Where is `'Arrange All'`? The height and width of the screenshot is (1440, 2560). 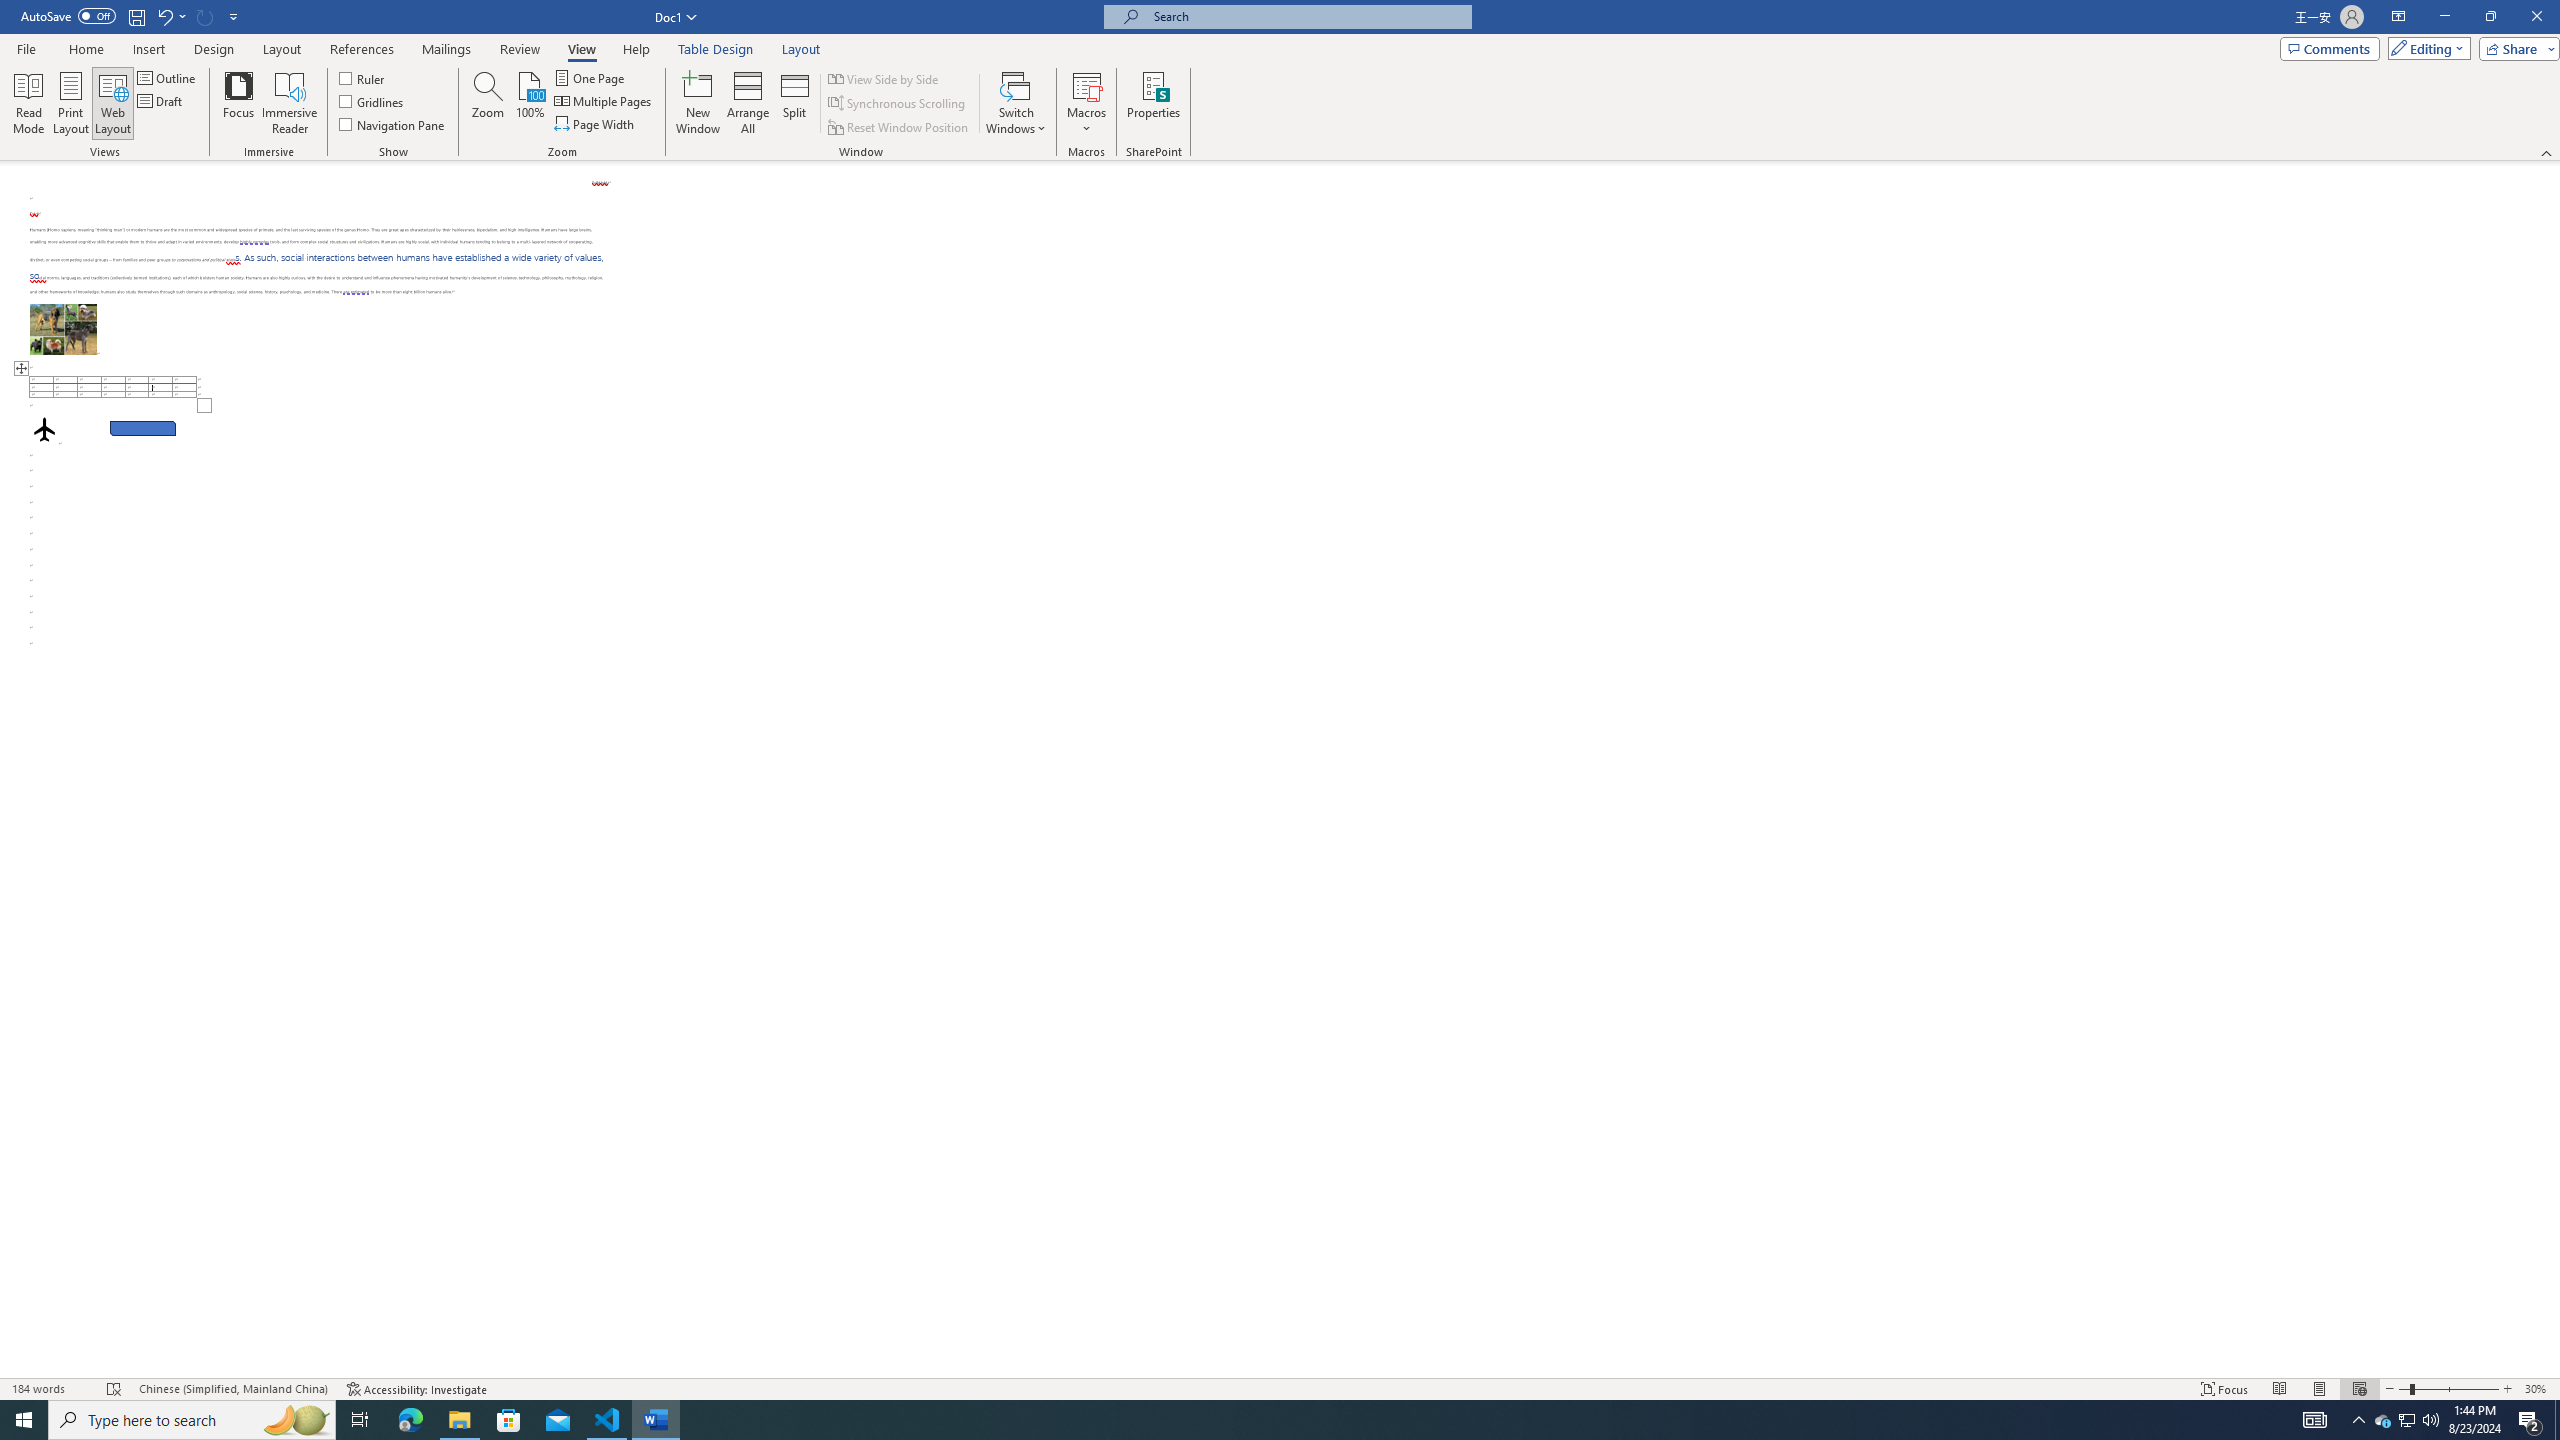 'Arrange All' is located at coordinates (747, 103).